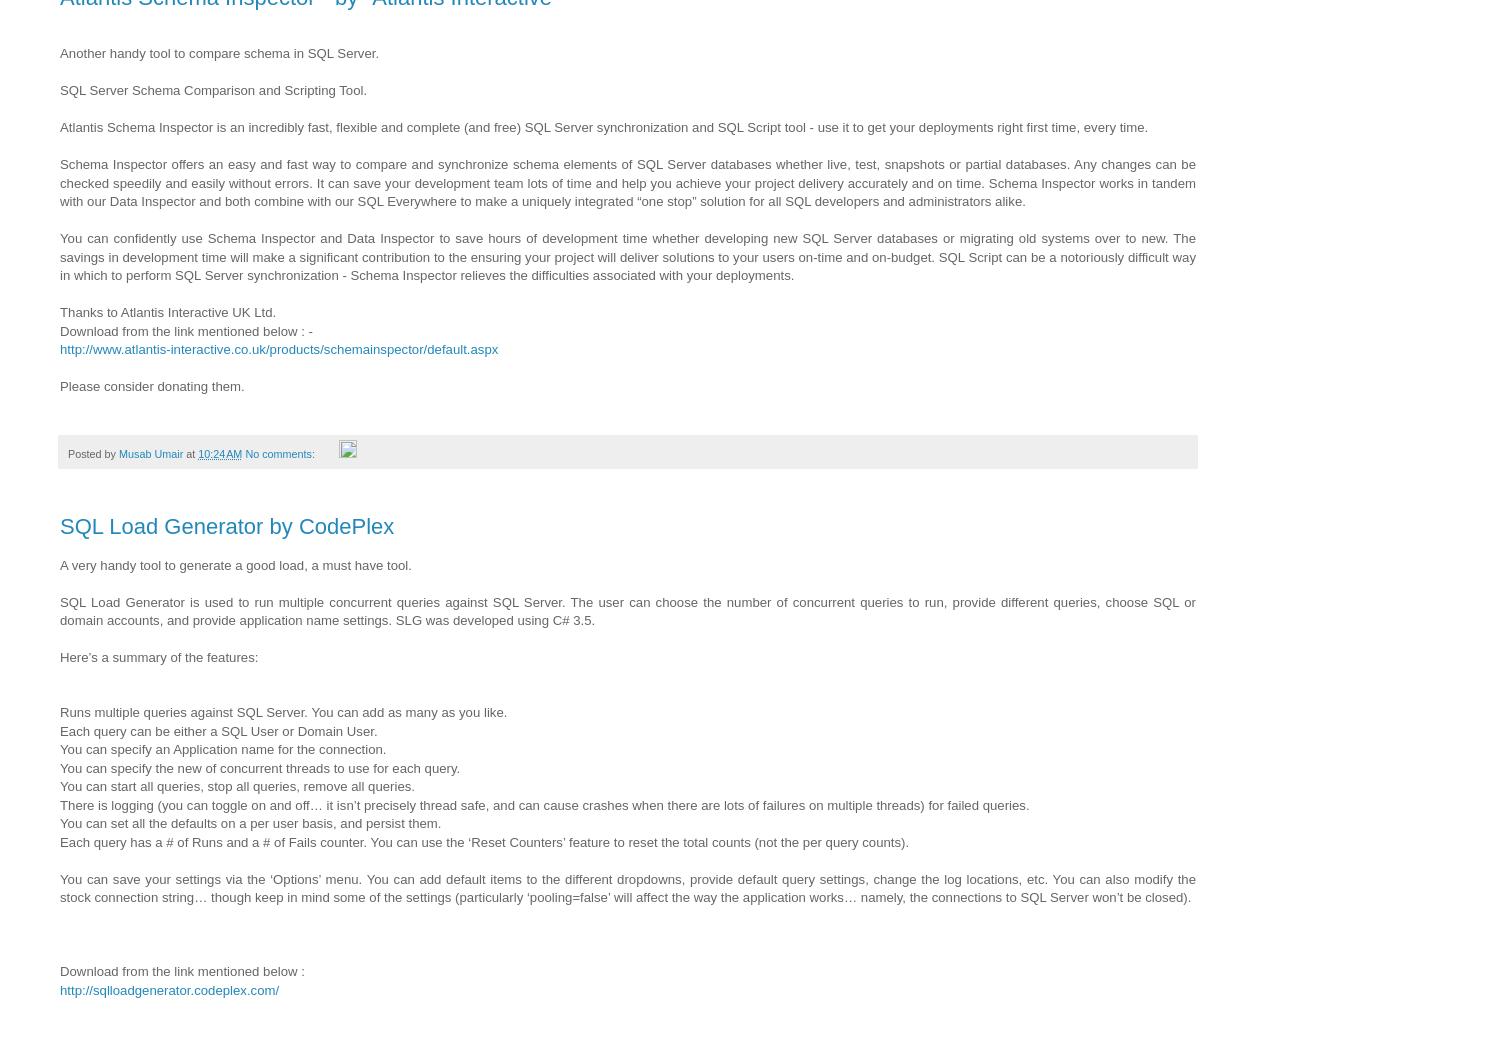  Describe the element at coordinates (185, 971) in the screenshot. I see `'Download from the link mentioned below :'` at that location.